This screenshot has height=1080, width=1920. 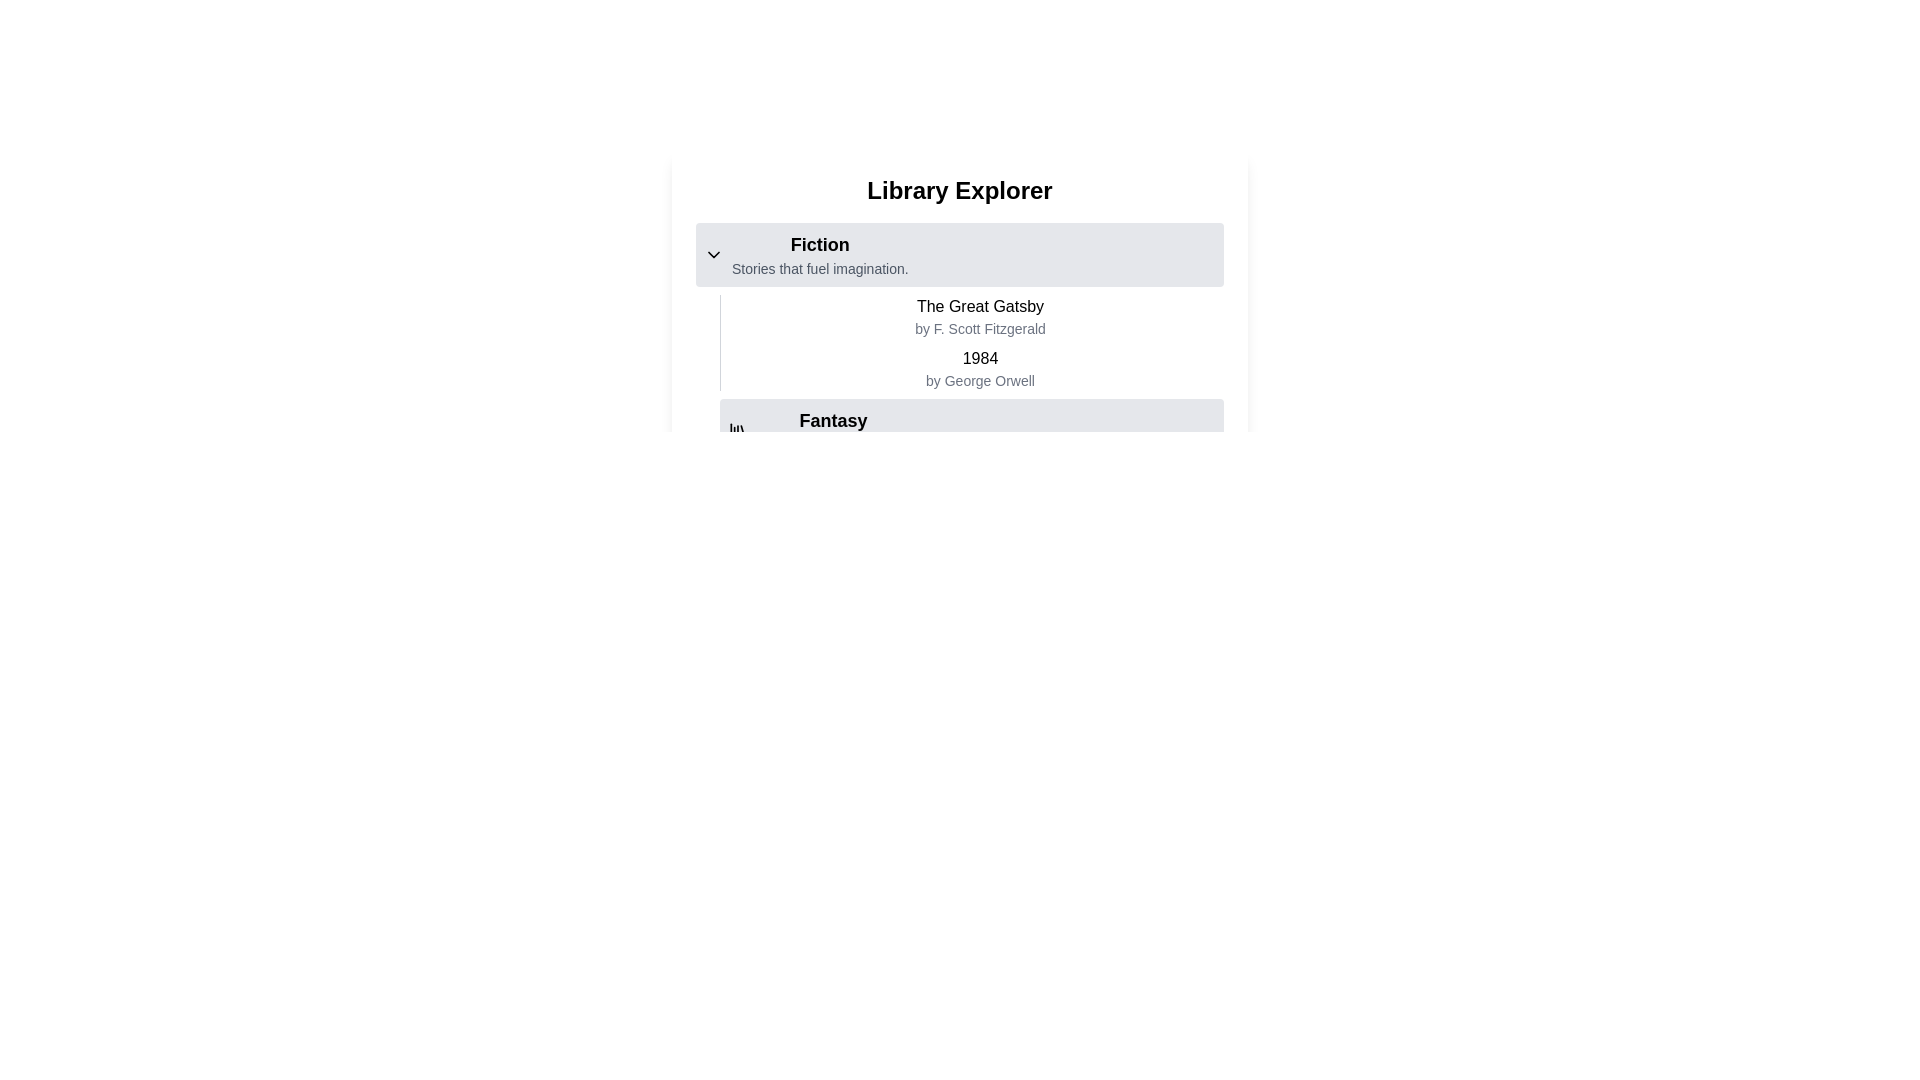 What do you see at coordinates (971, 430) in the screenshot?
I see `the 'Fantasy' list item` at bounding box center [971, 430].